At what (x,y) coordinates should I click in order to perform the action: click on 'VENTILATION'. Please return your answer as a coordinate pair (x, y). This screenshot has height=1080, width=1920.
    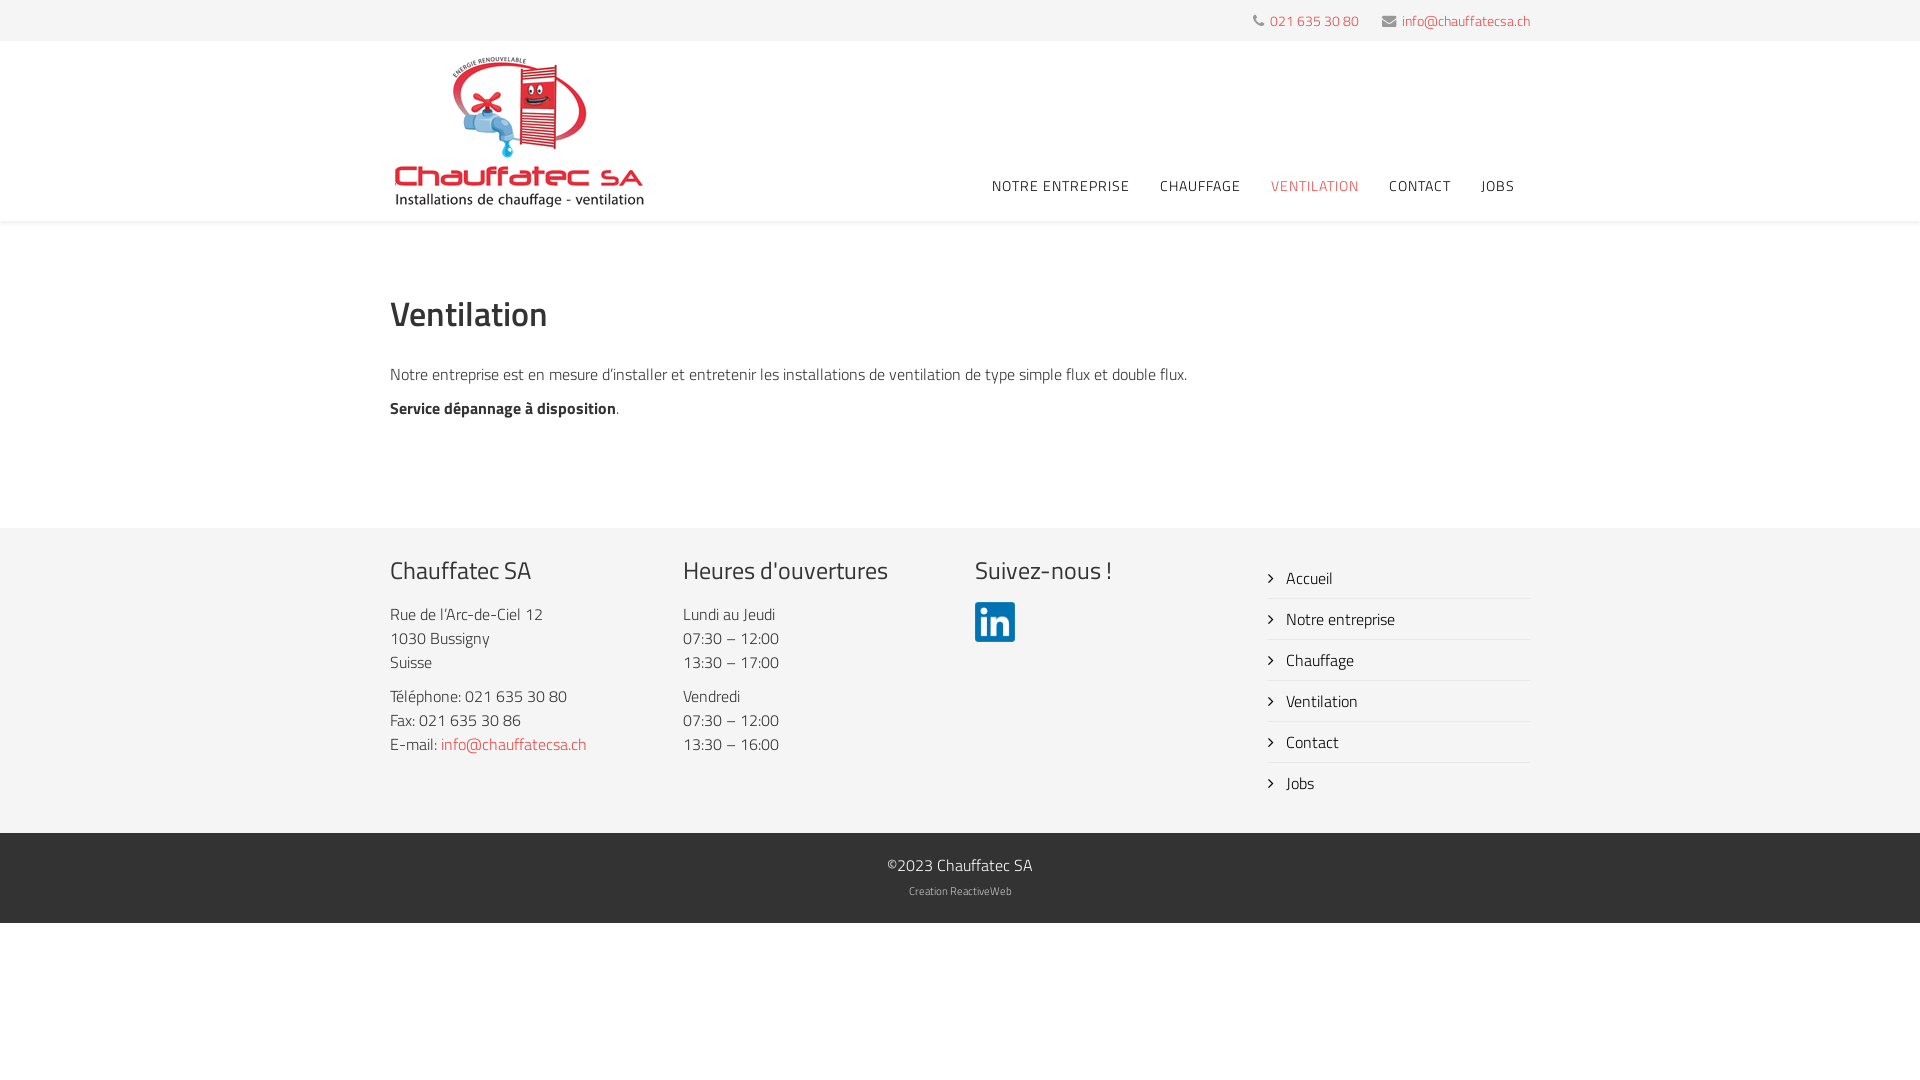
    Looking at the image, I should click on (1315, 185).